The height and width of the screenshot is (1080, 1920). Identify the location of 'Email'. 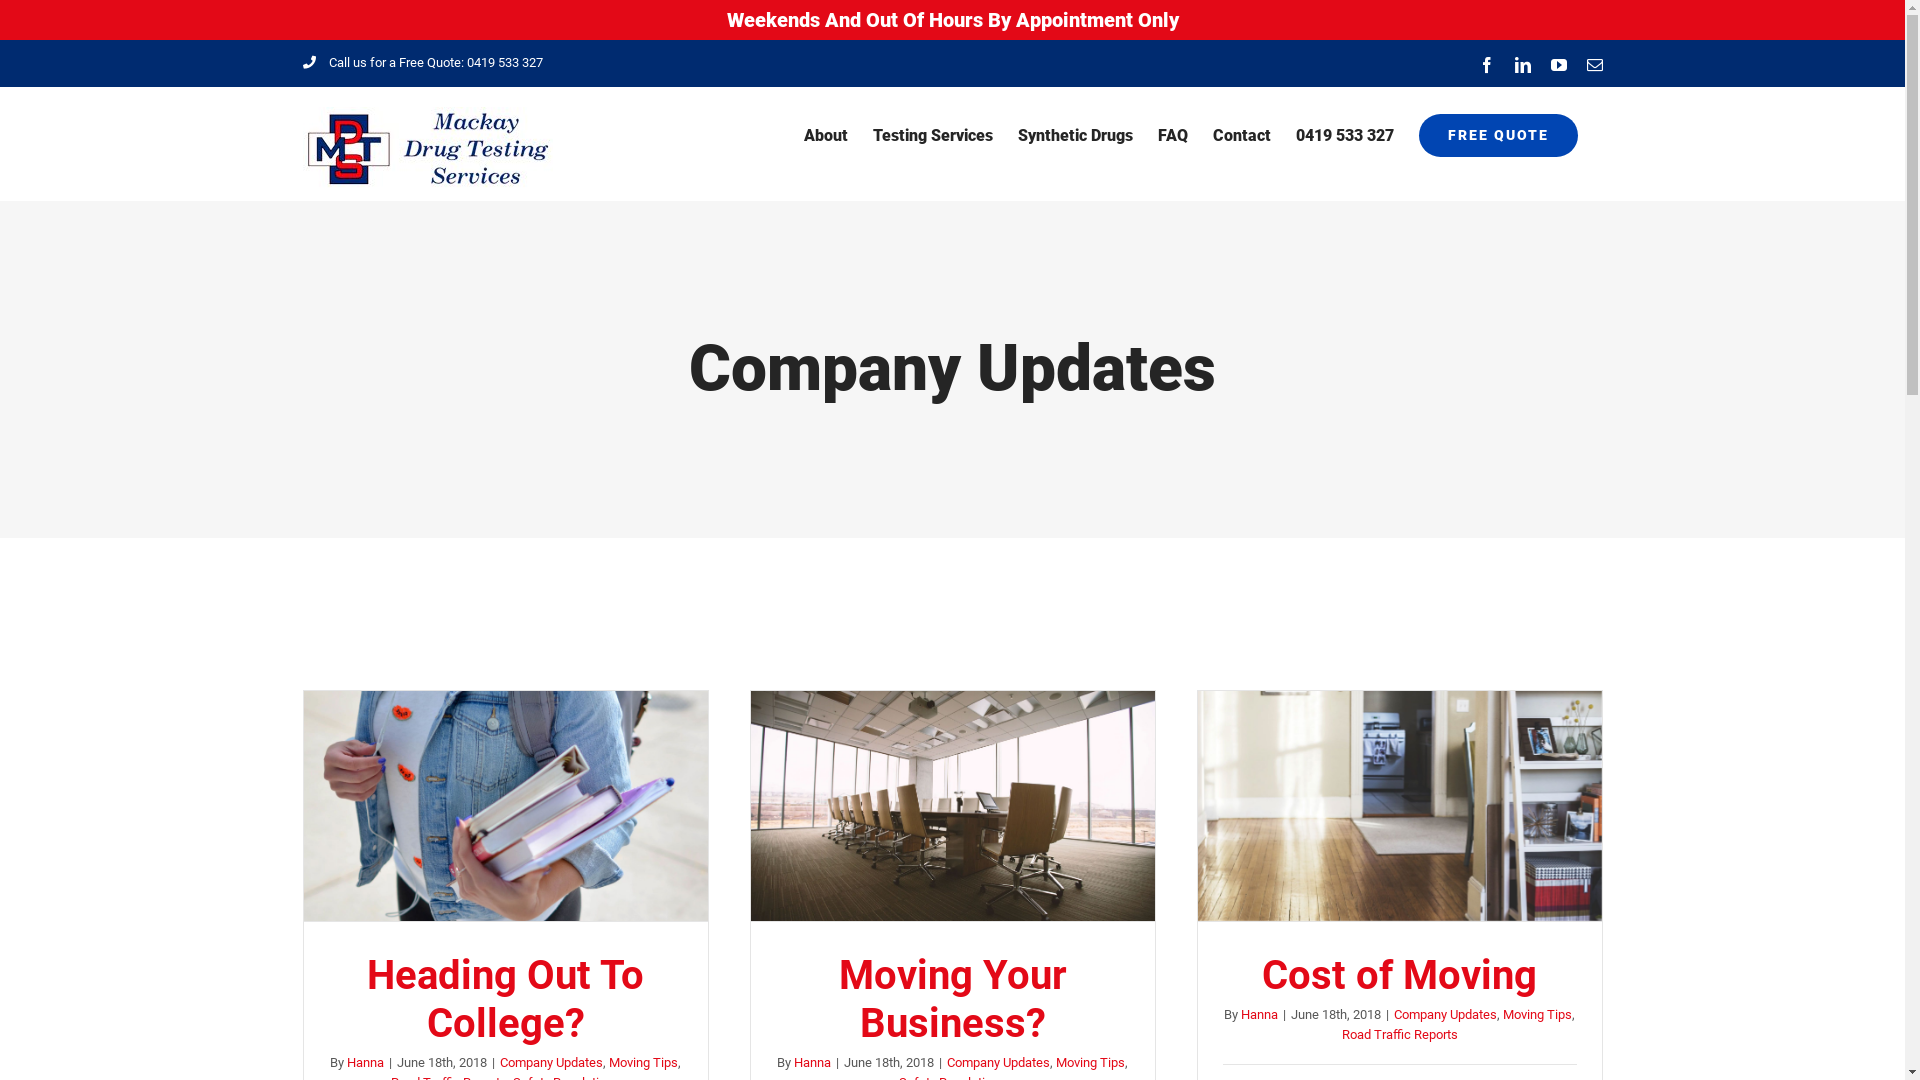
(1592, 63).